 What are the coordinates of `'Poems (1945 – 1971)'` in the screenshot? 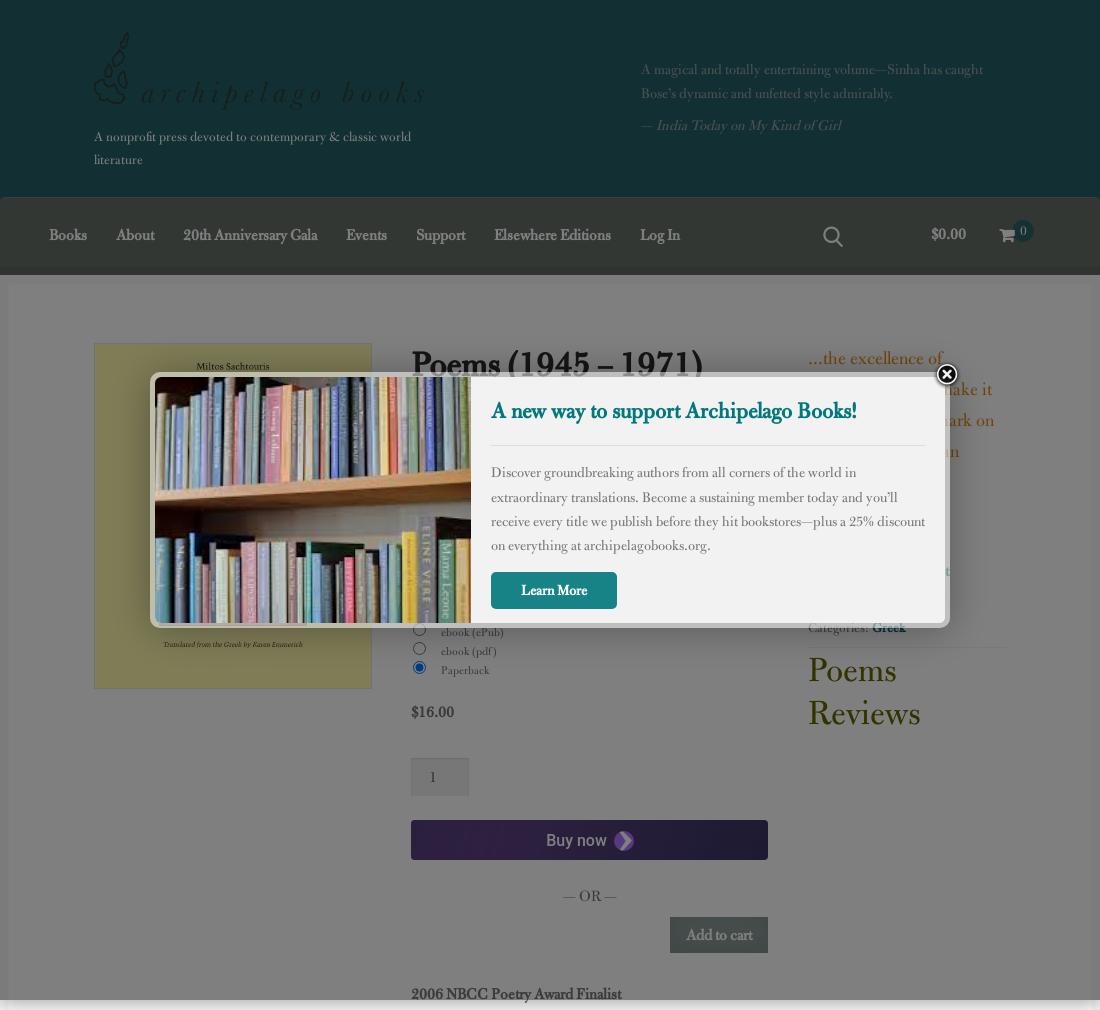 It's located at (555, 363).